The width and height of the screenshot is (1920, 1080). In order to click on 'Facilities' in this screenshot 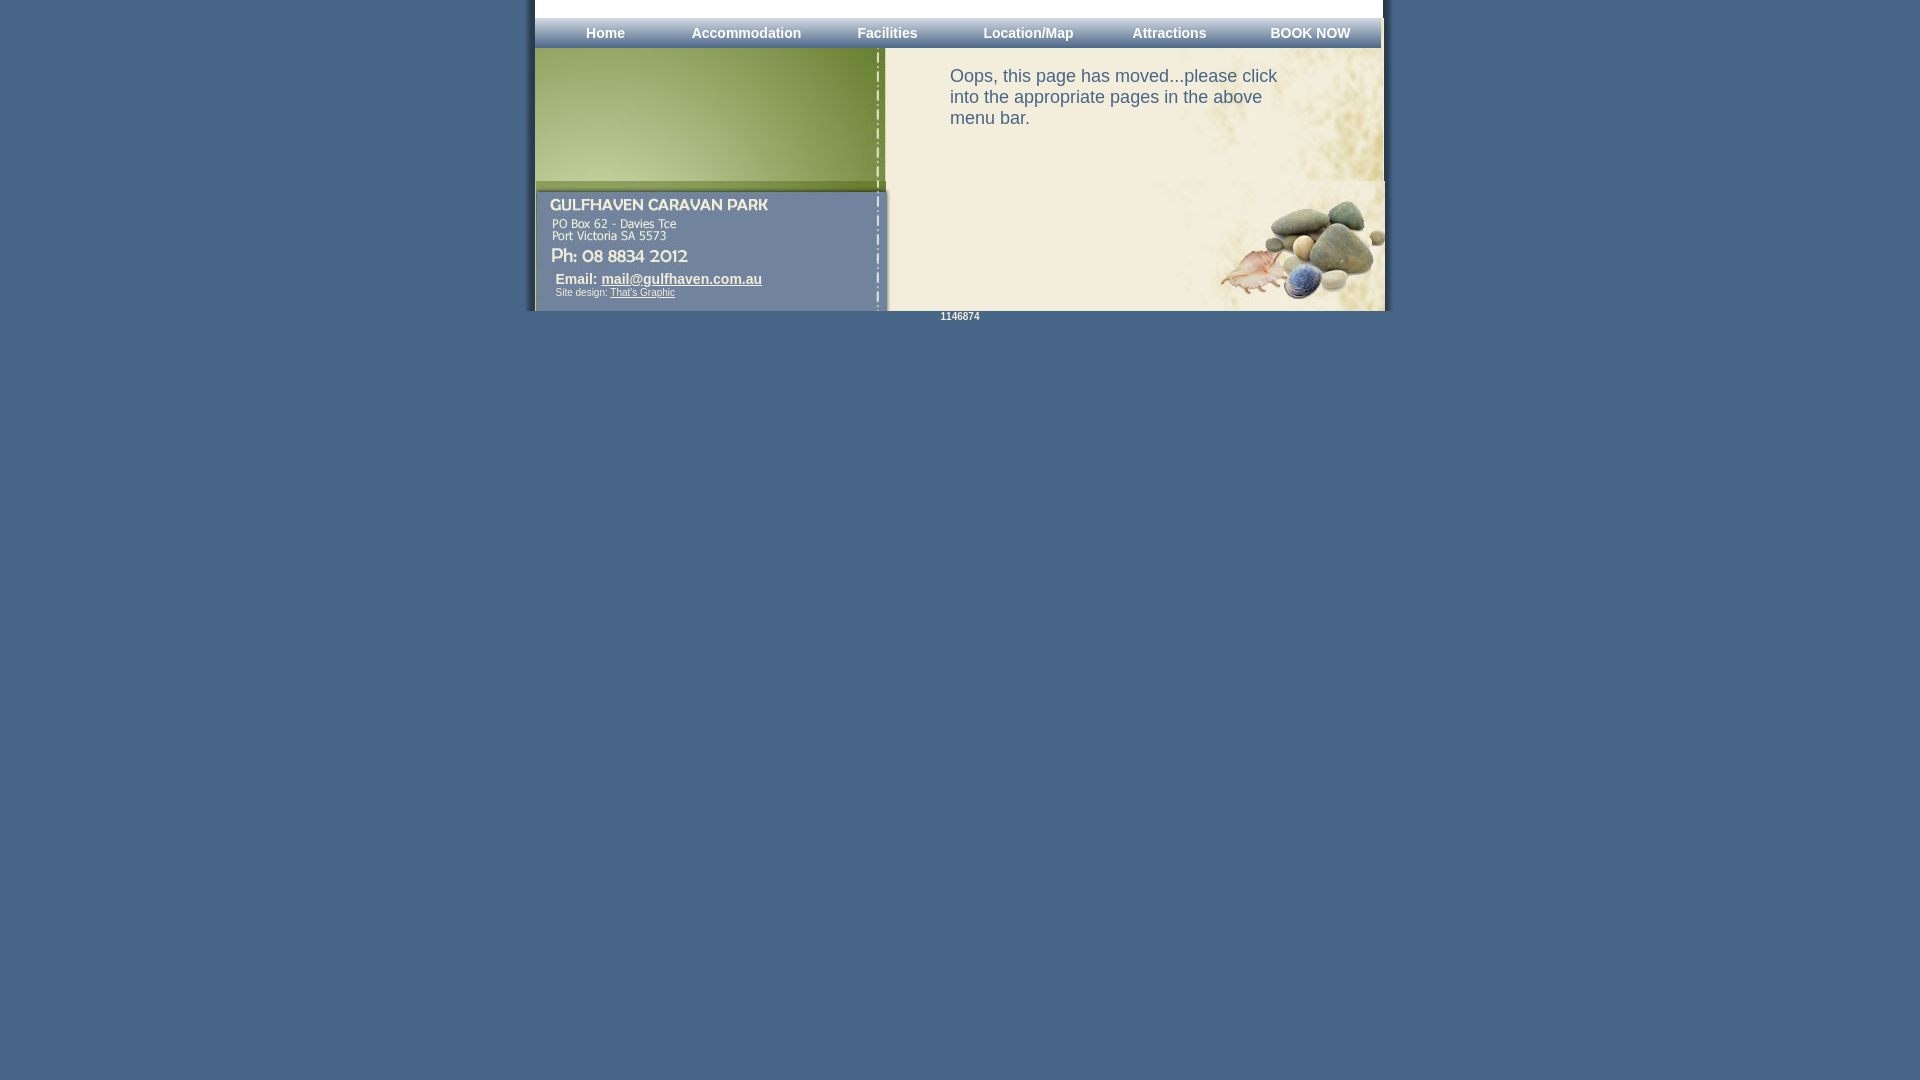, I will do `click(886, 33)`.